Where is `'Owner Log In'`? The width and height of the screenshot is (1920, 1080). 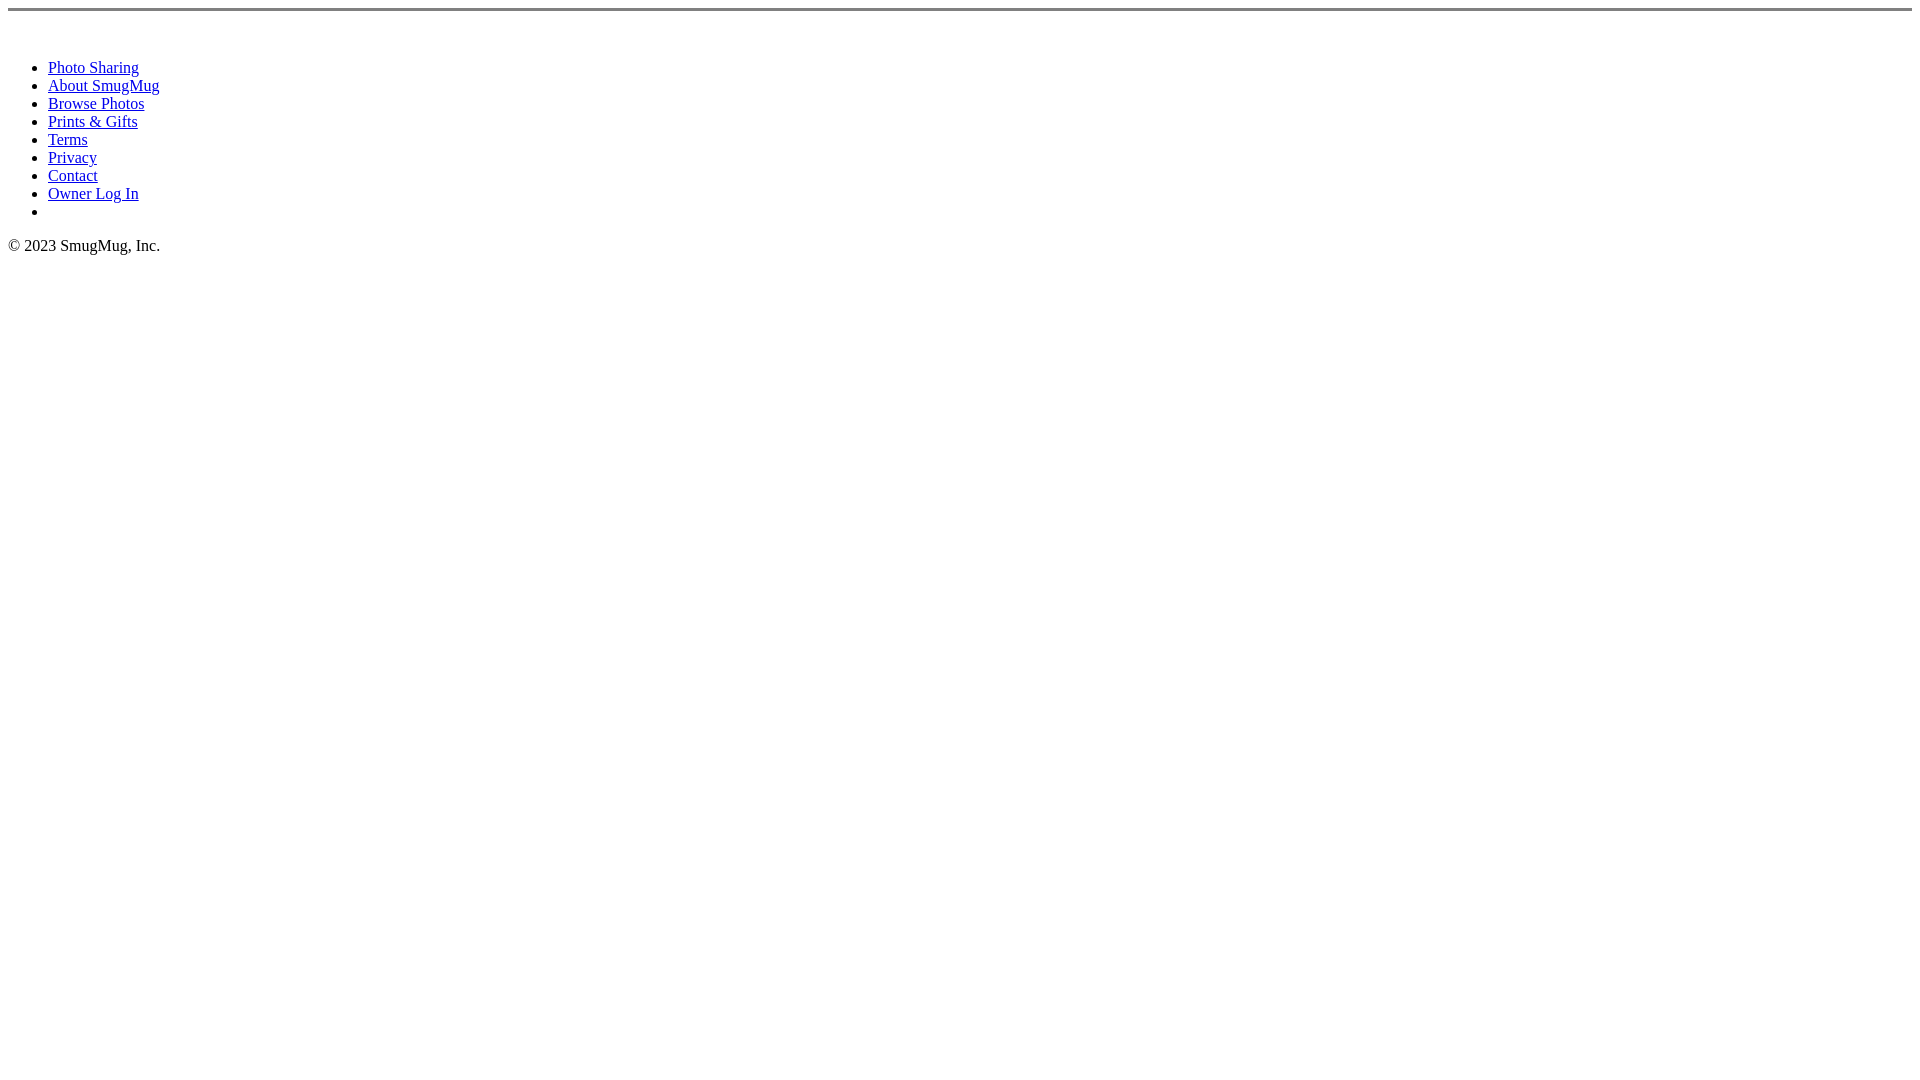
'Owner Log In' is located at coordinates (92, 193).